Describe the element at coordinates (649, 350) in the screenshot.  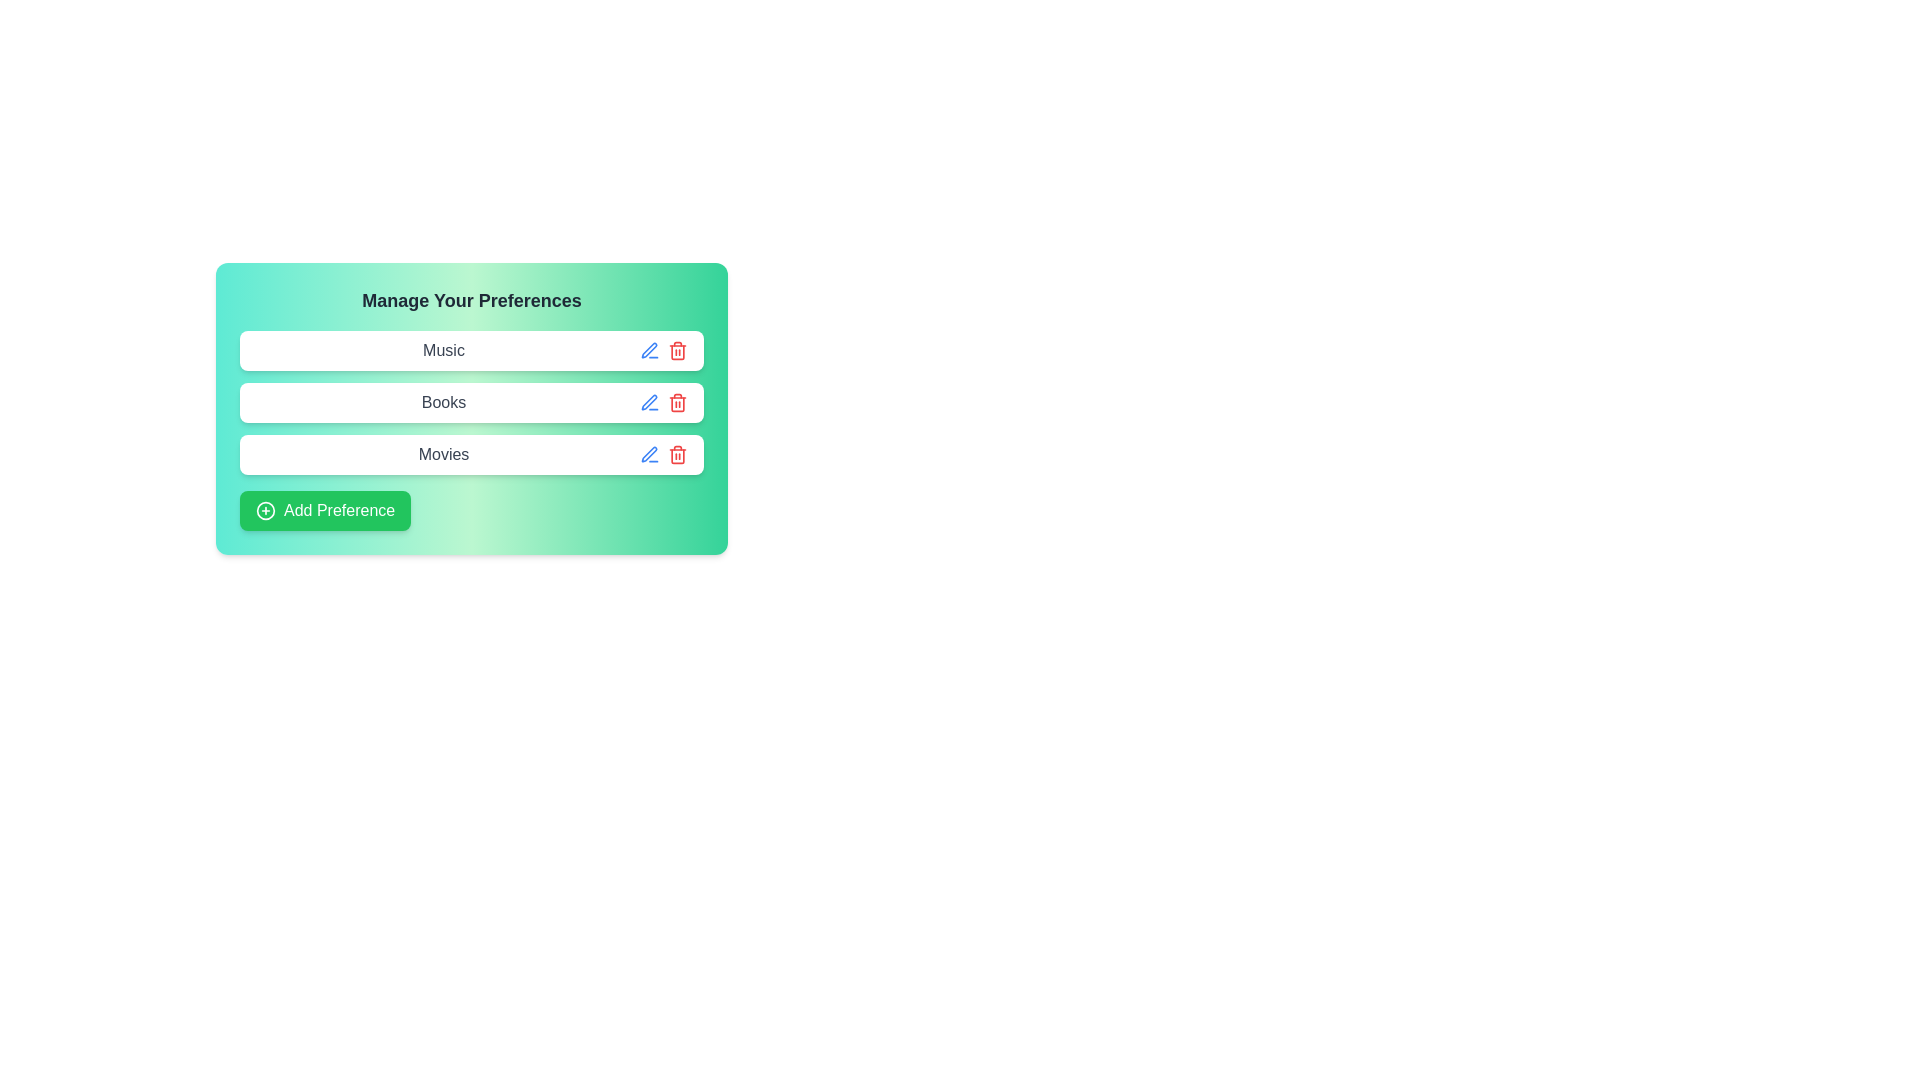
I see `the edit button for the preference tag Music to enable editing` at that location.